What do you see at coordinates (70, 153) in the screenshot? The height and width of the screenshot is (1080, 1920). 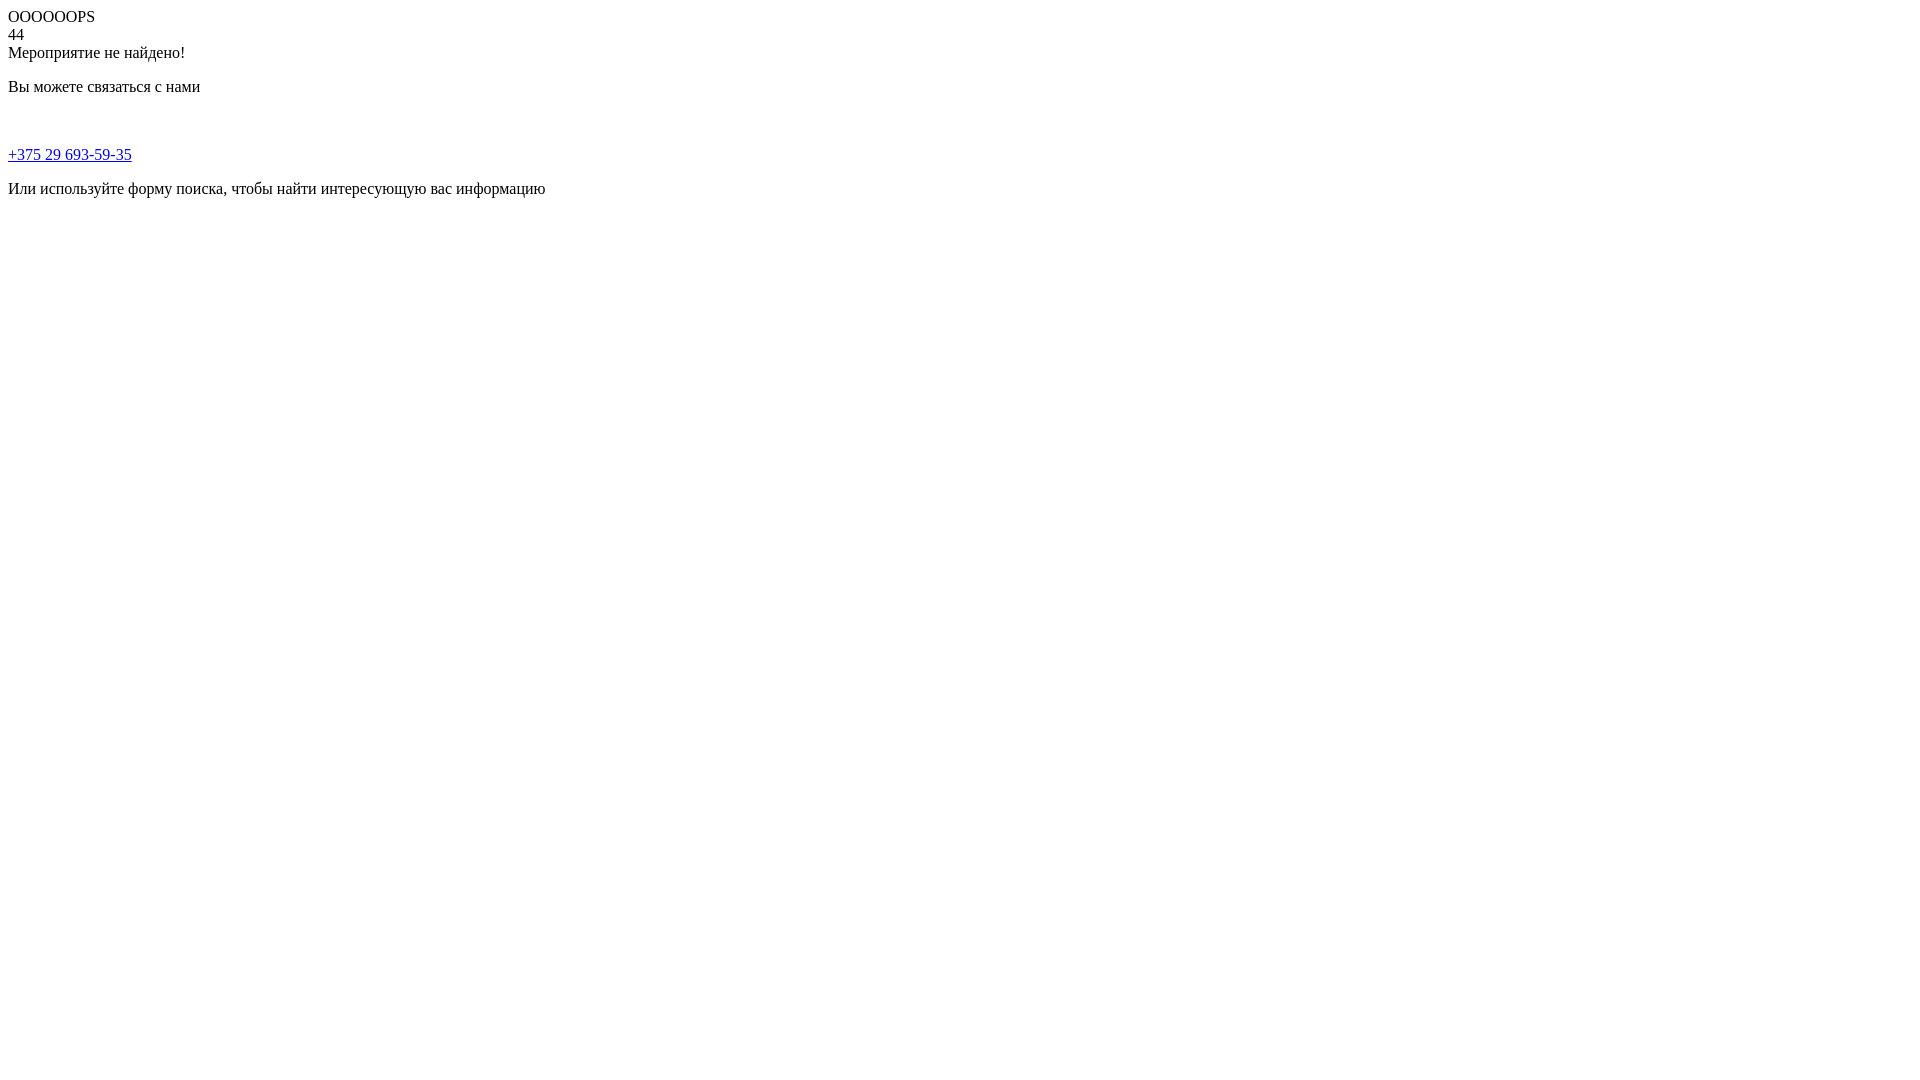 I see `'+375 29 693-59-35'` at bounding box center [70, 153].